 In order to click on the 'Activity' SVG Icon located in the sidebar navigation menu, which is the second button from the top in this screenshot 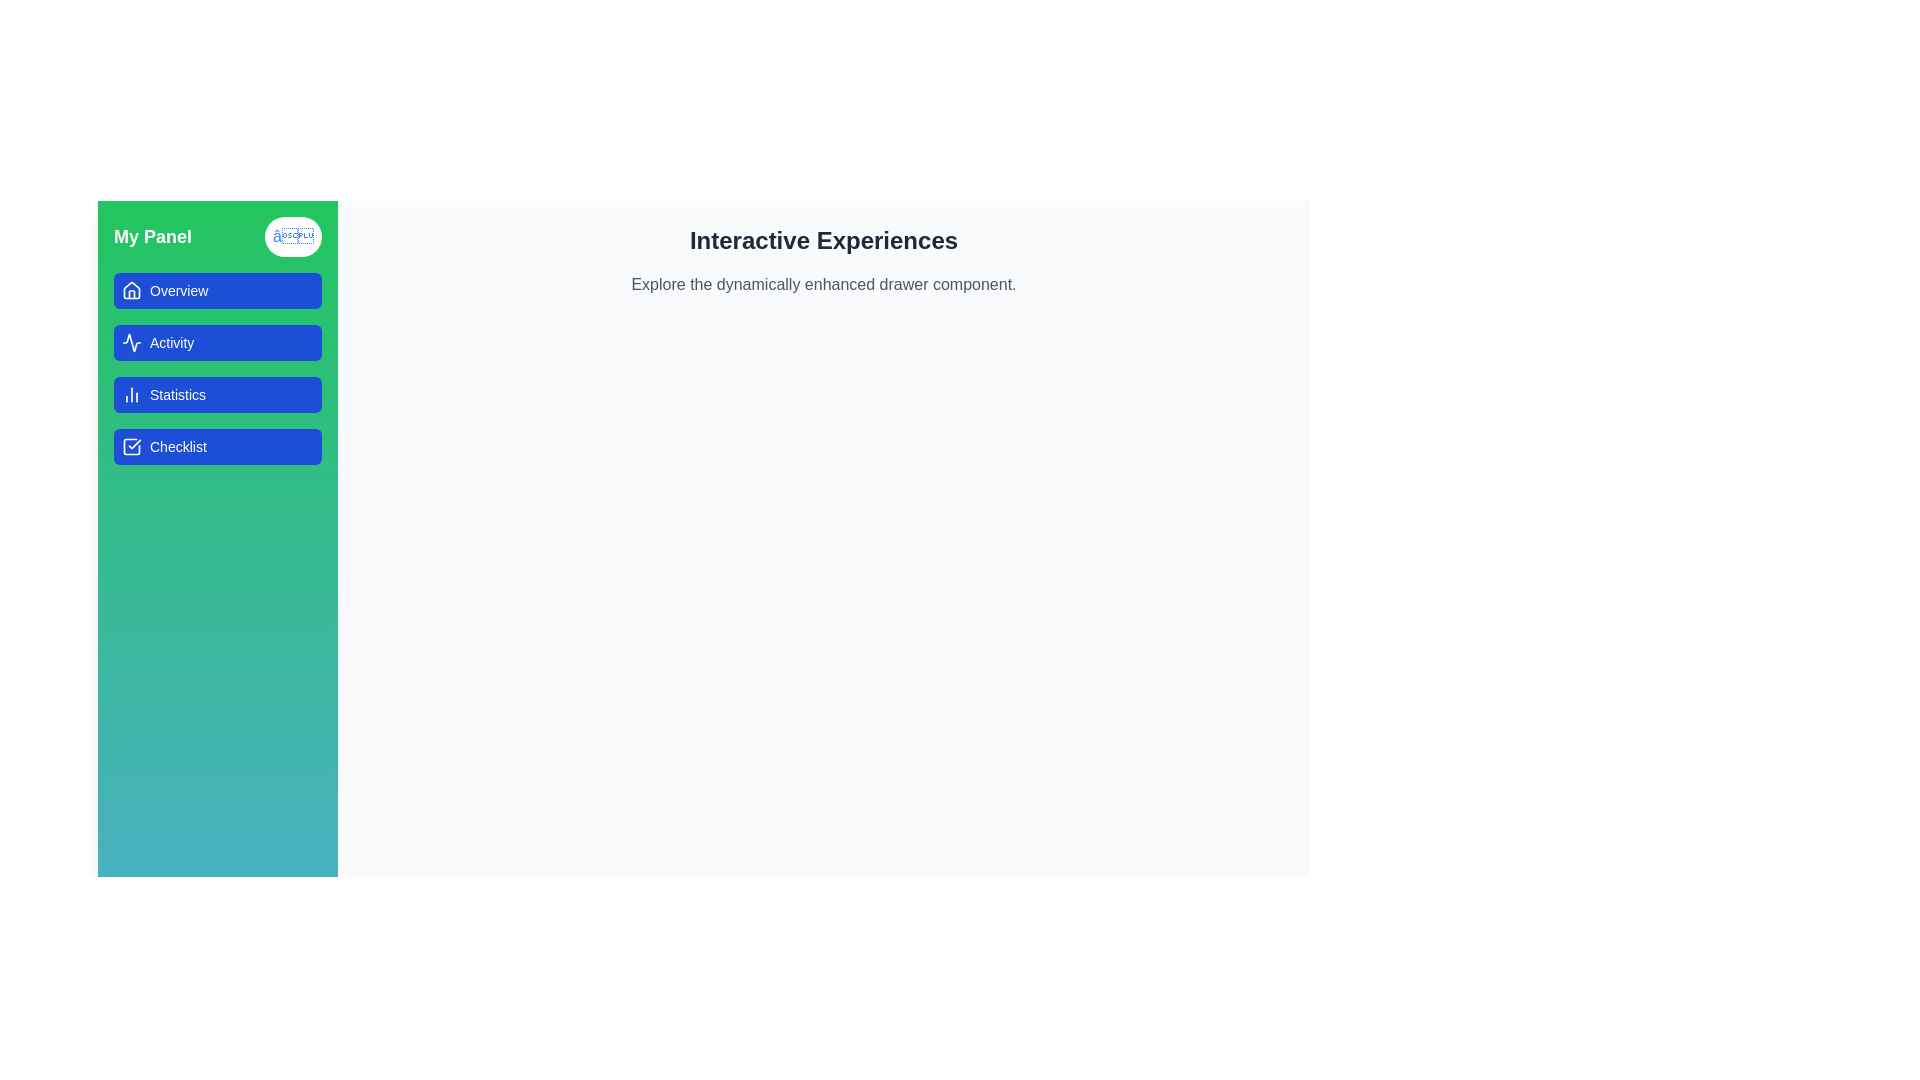, I will do `click(131, 342)`.